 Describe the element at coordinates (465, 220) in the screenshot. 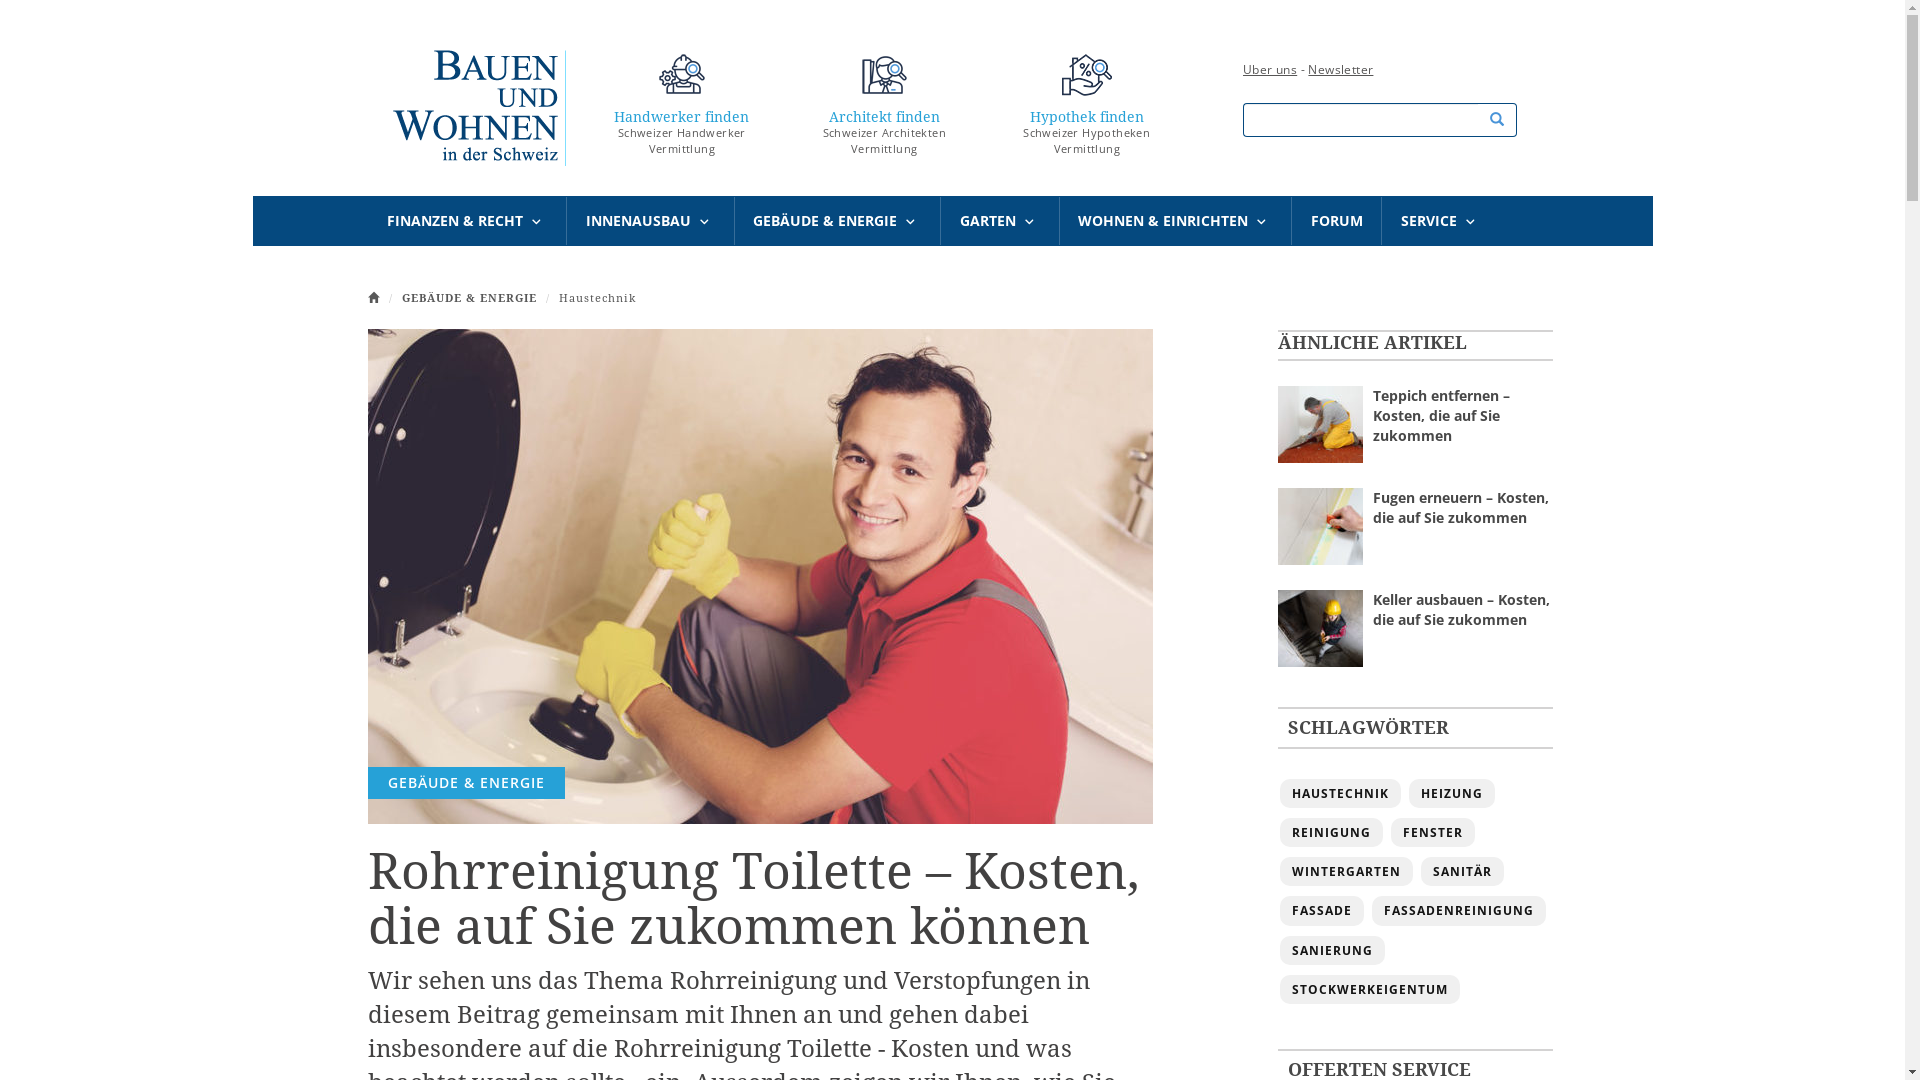

I see `'FINANZEN & RECHT'` at that location.